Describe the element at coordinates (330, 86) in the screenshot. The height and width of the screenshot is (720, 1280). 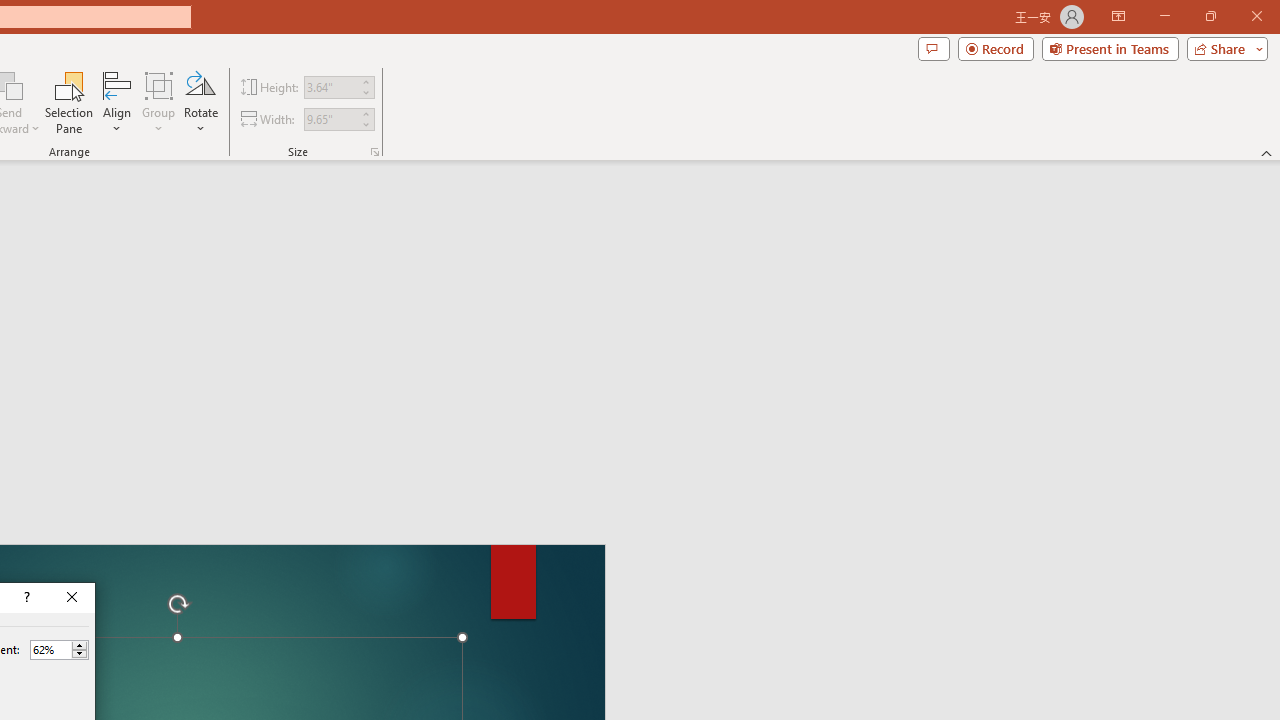
I see `'Shape Height'` at that location.